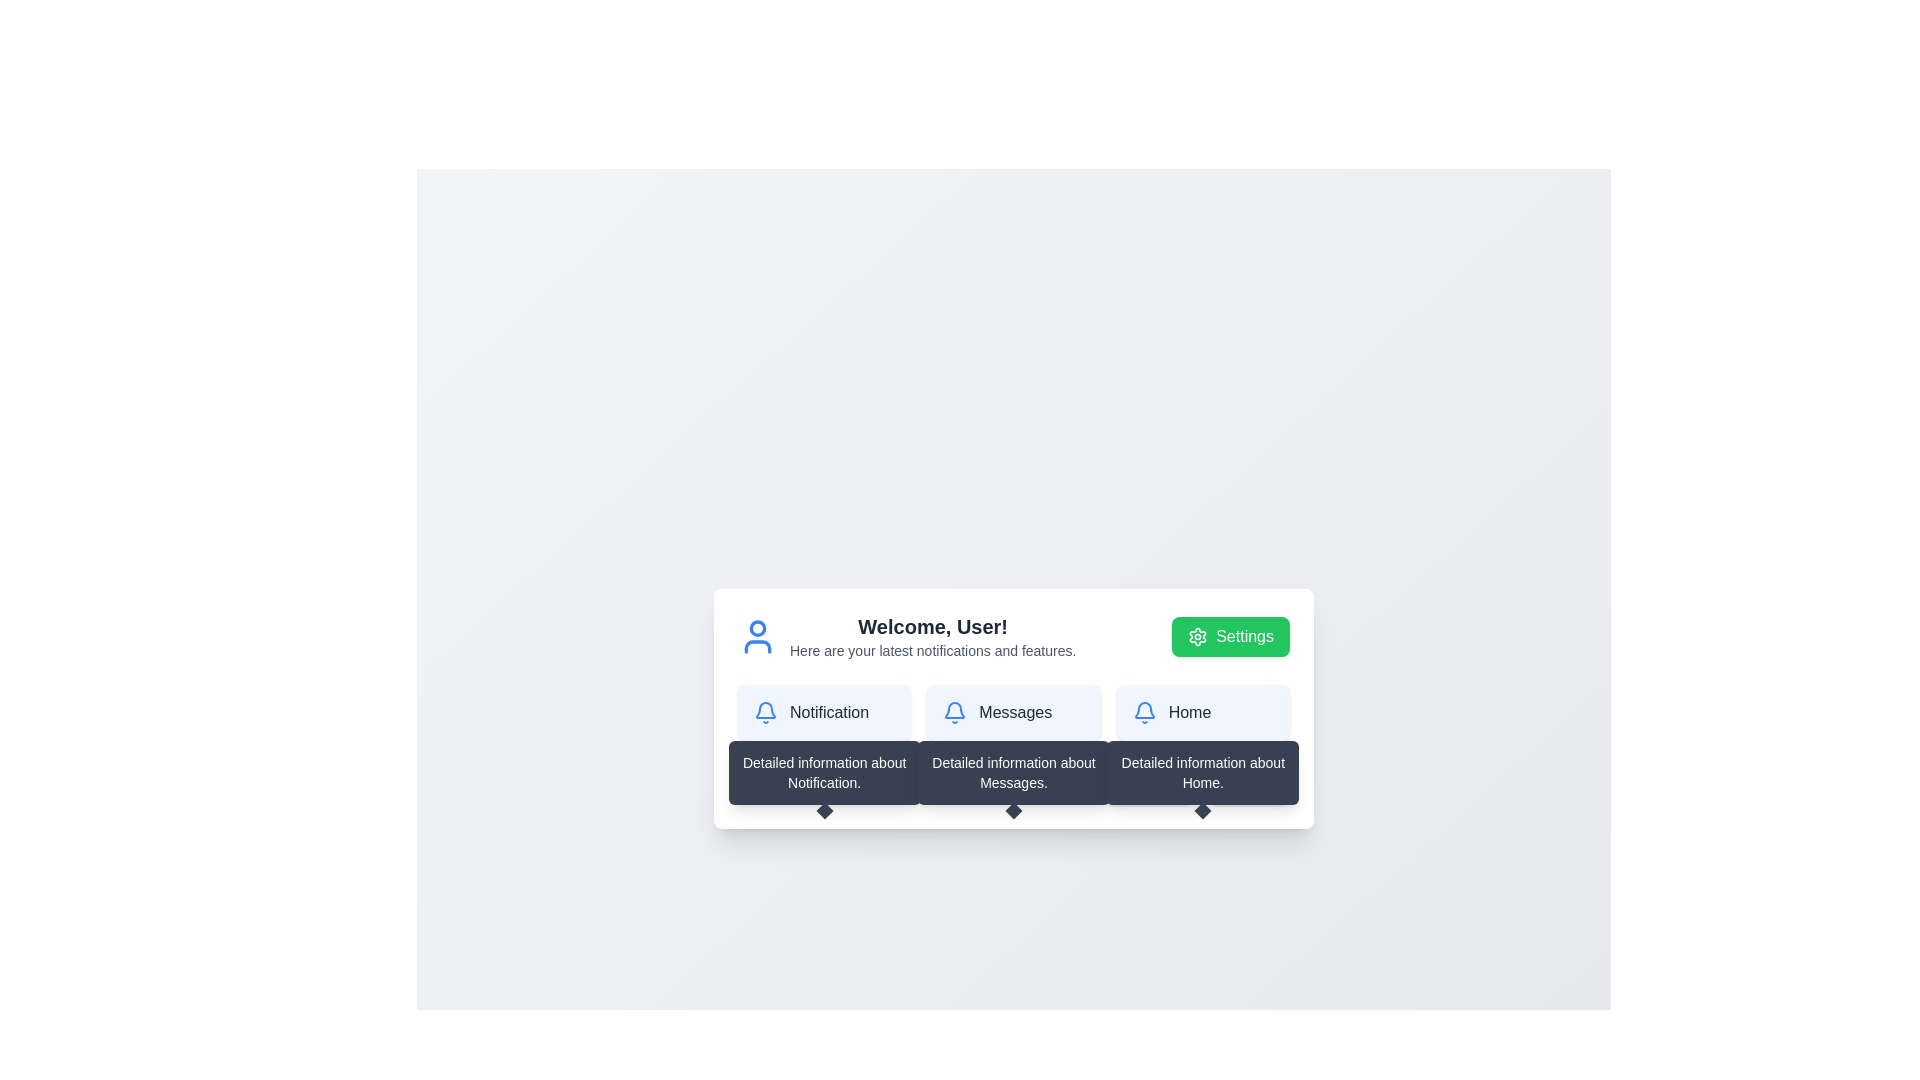 Image resolution: width=1920 pixels, height=1080 pixels. Describe the element at coordinates (824, 771) in the screenshot. I see `text content from the dark gray tooltip that contains the white text 'Detailed information about Notification.' located below the 'Notification' button` at that location.